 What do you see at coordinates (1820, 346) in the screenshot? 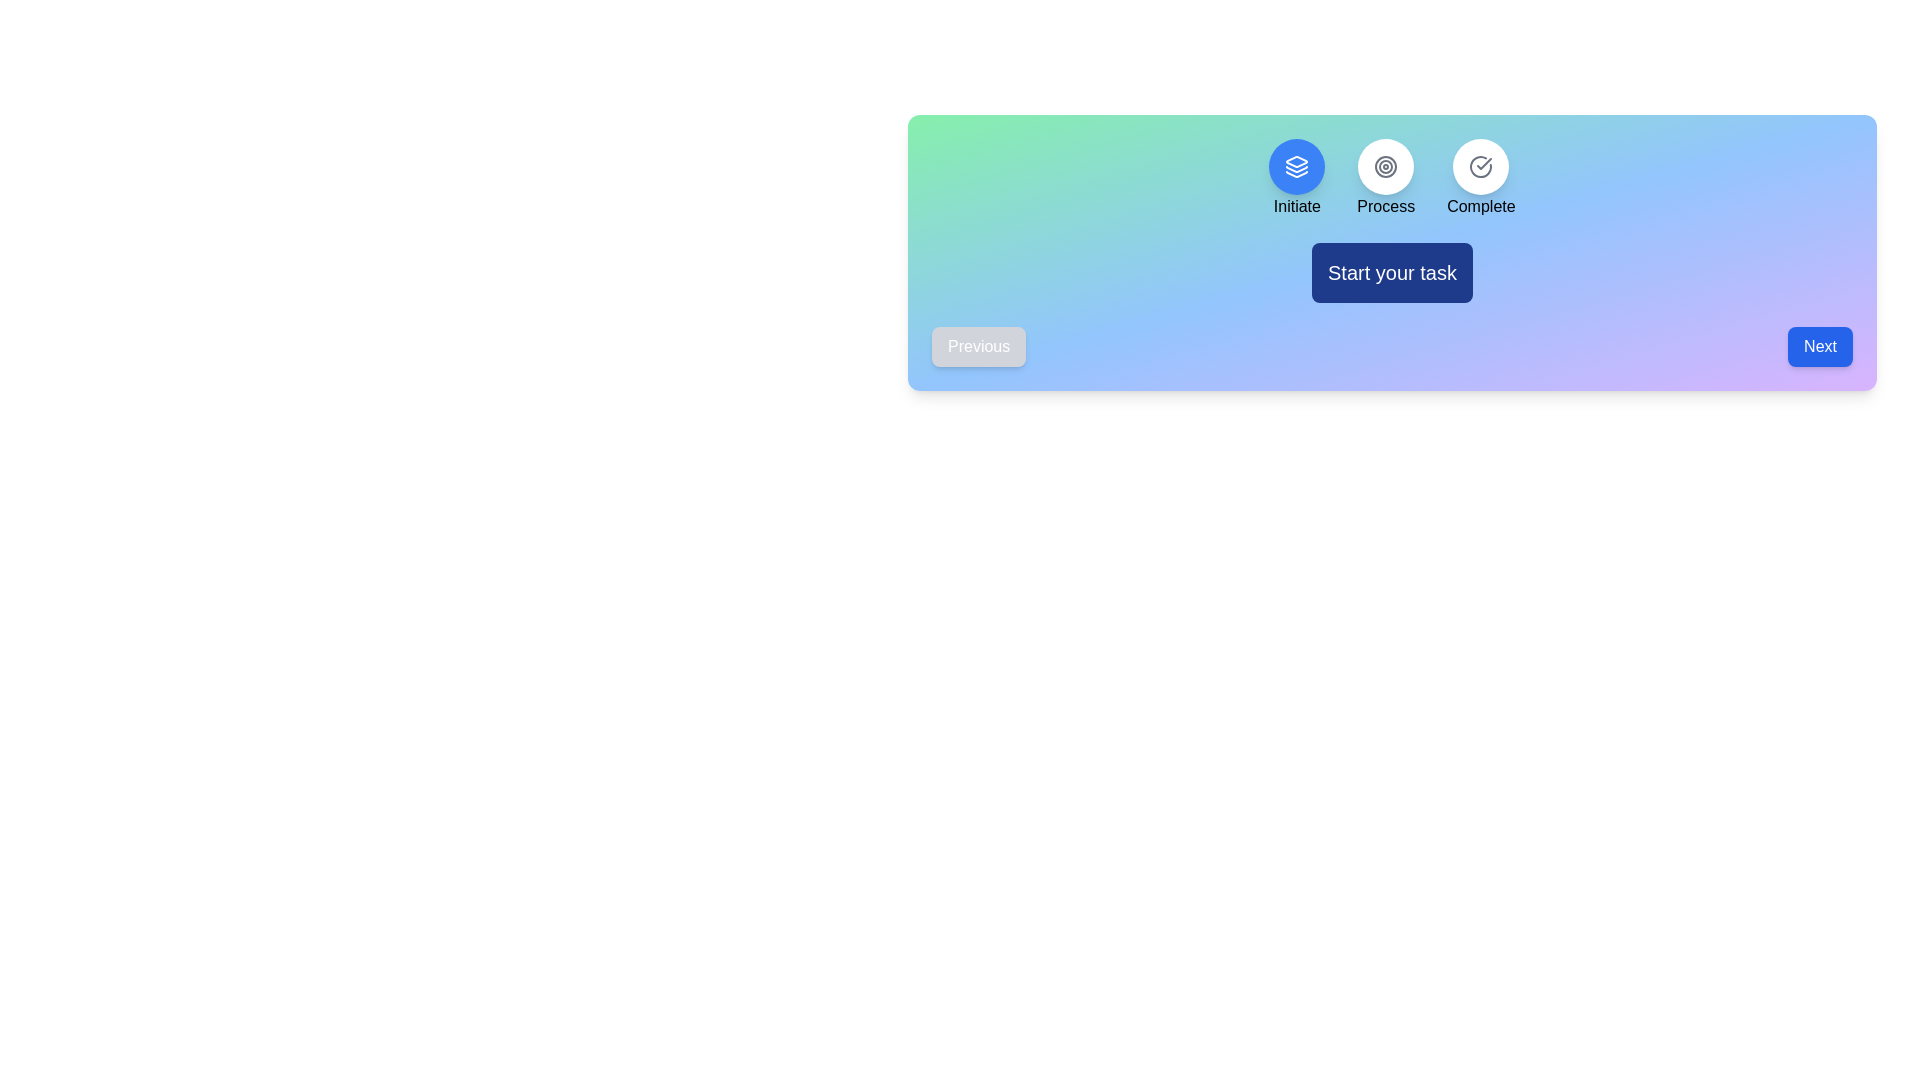
I see `the Next button to navigate the steps` at bounding box center [1820, 346].